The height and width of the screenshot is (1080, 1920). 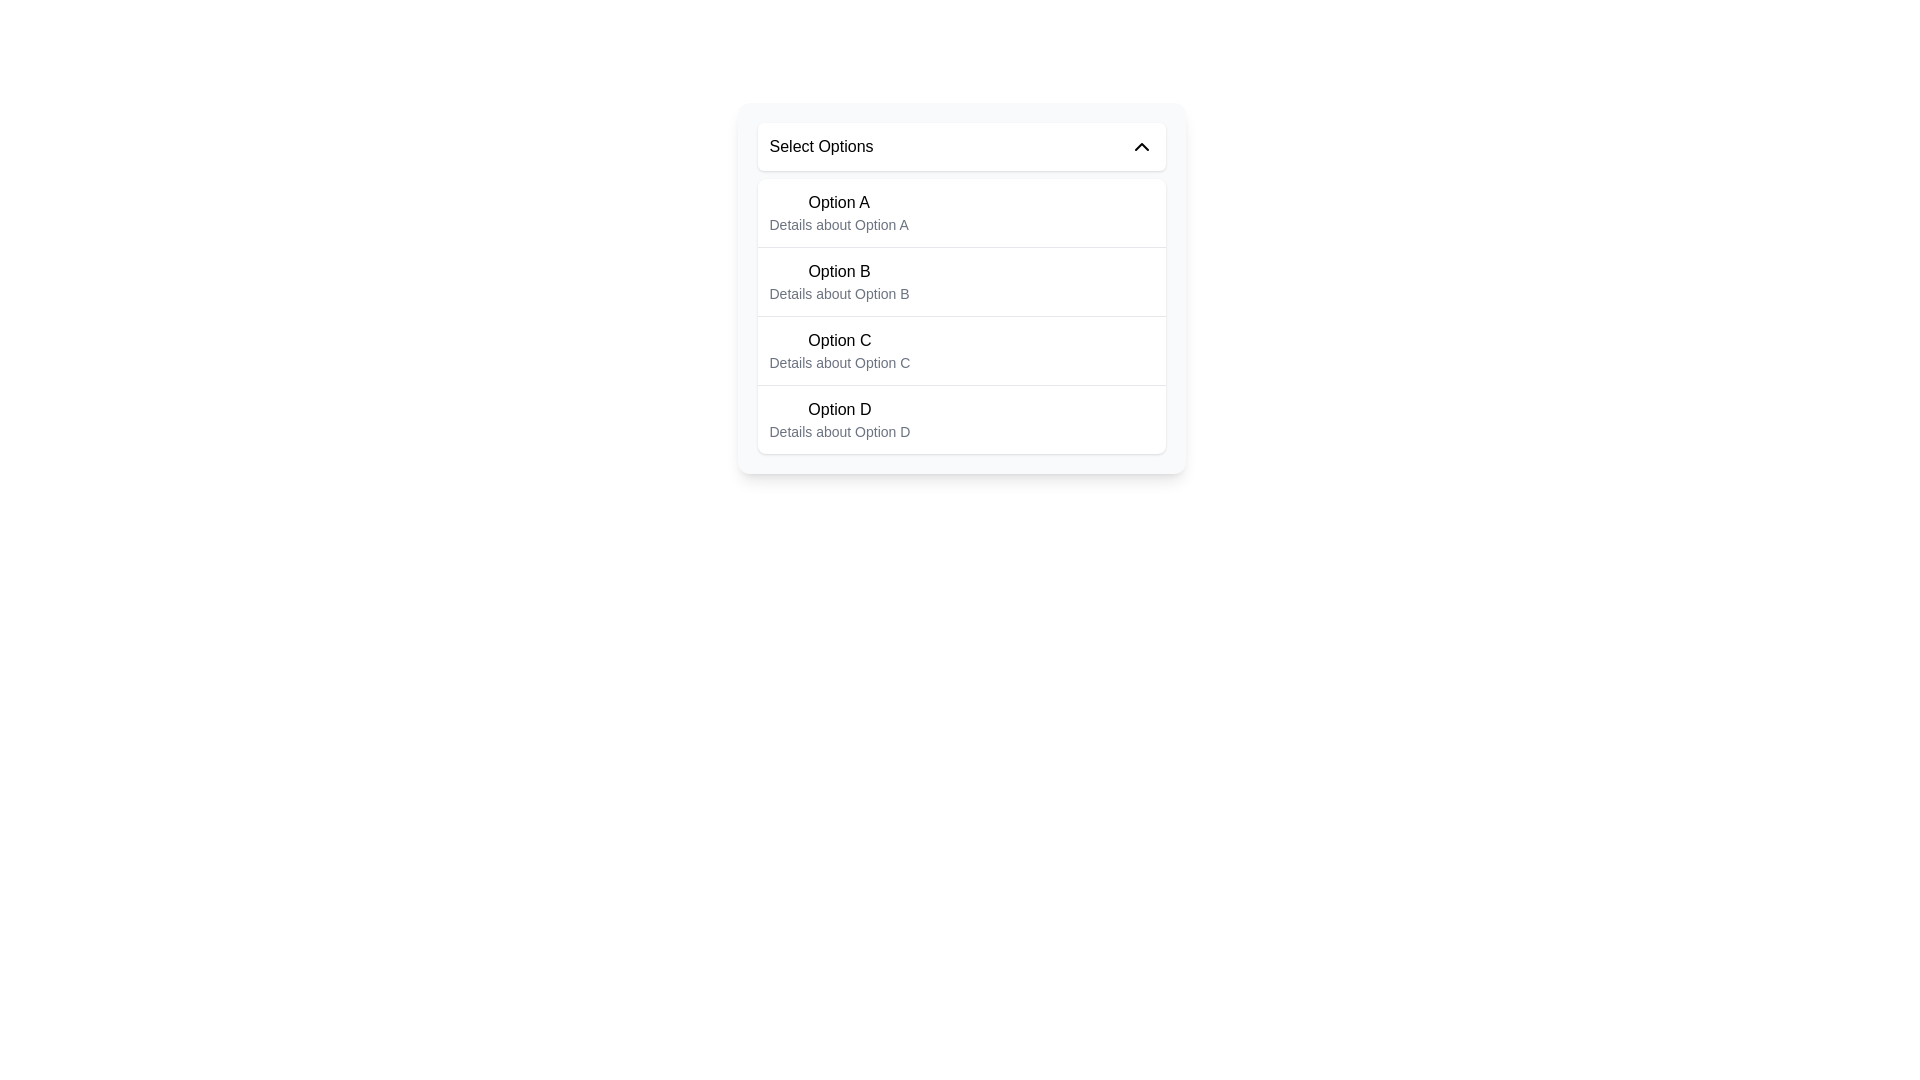 What do you see at coordinates (839, 272) in the screenshot?
I see `the static text element displaying 'Option B' in a dropdown menu` at bounding box center [839, 272].